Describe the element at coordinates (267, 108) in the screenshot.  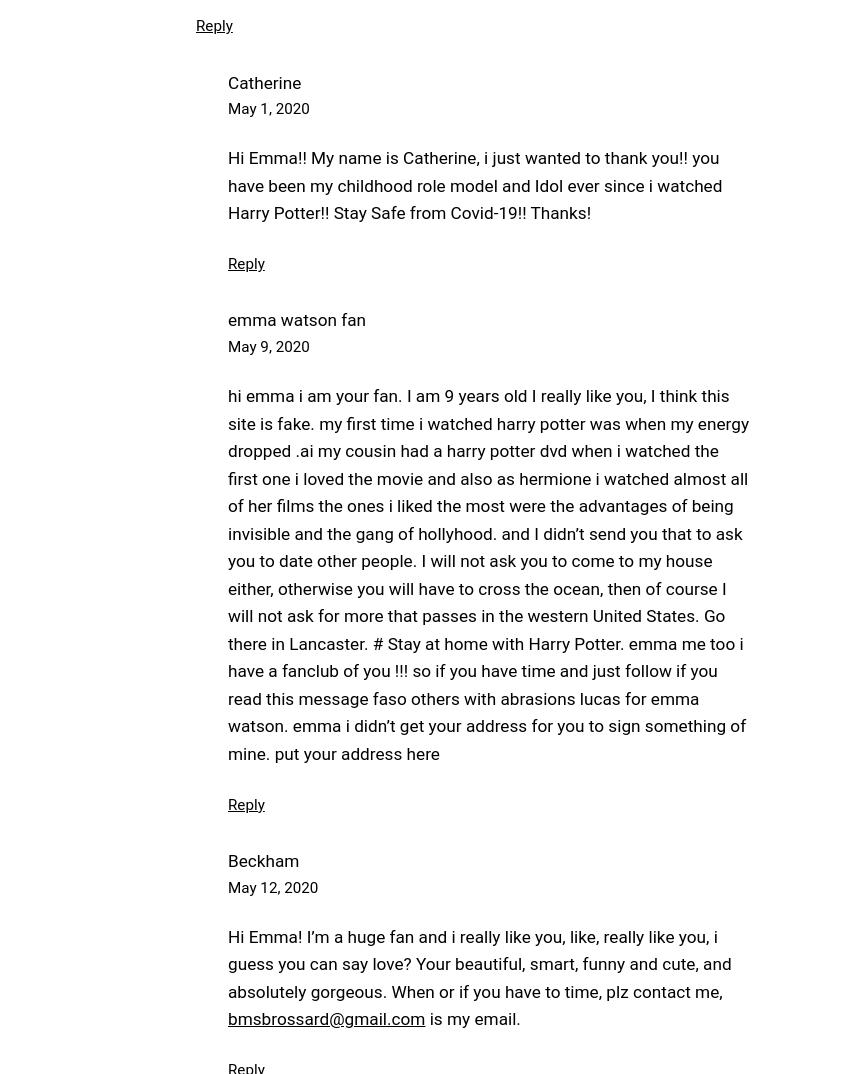
I see `'May 1, 2020'` at that location.